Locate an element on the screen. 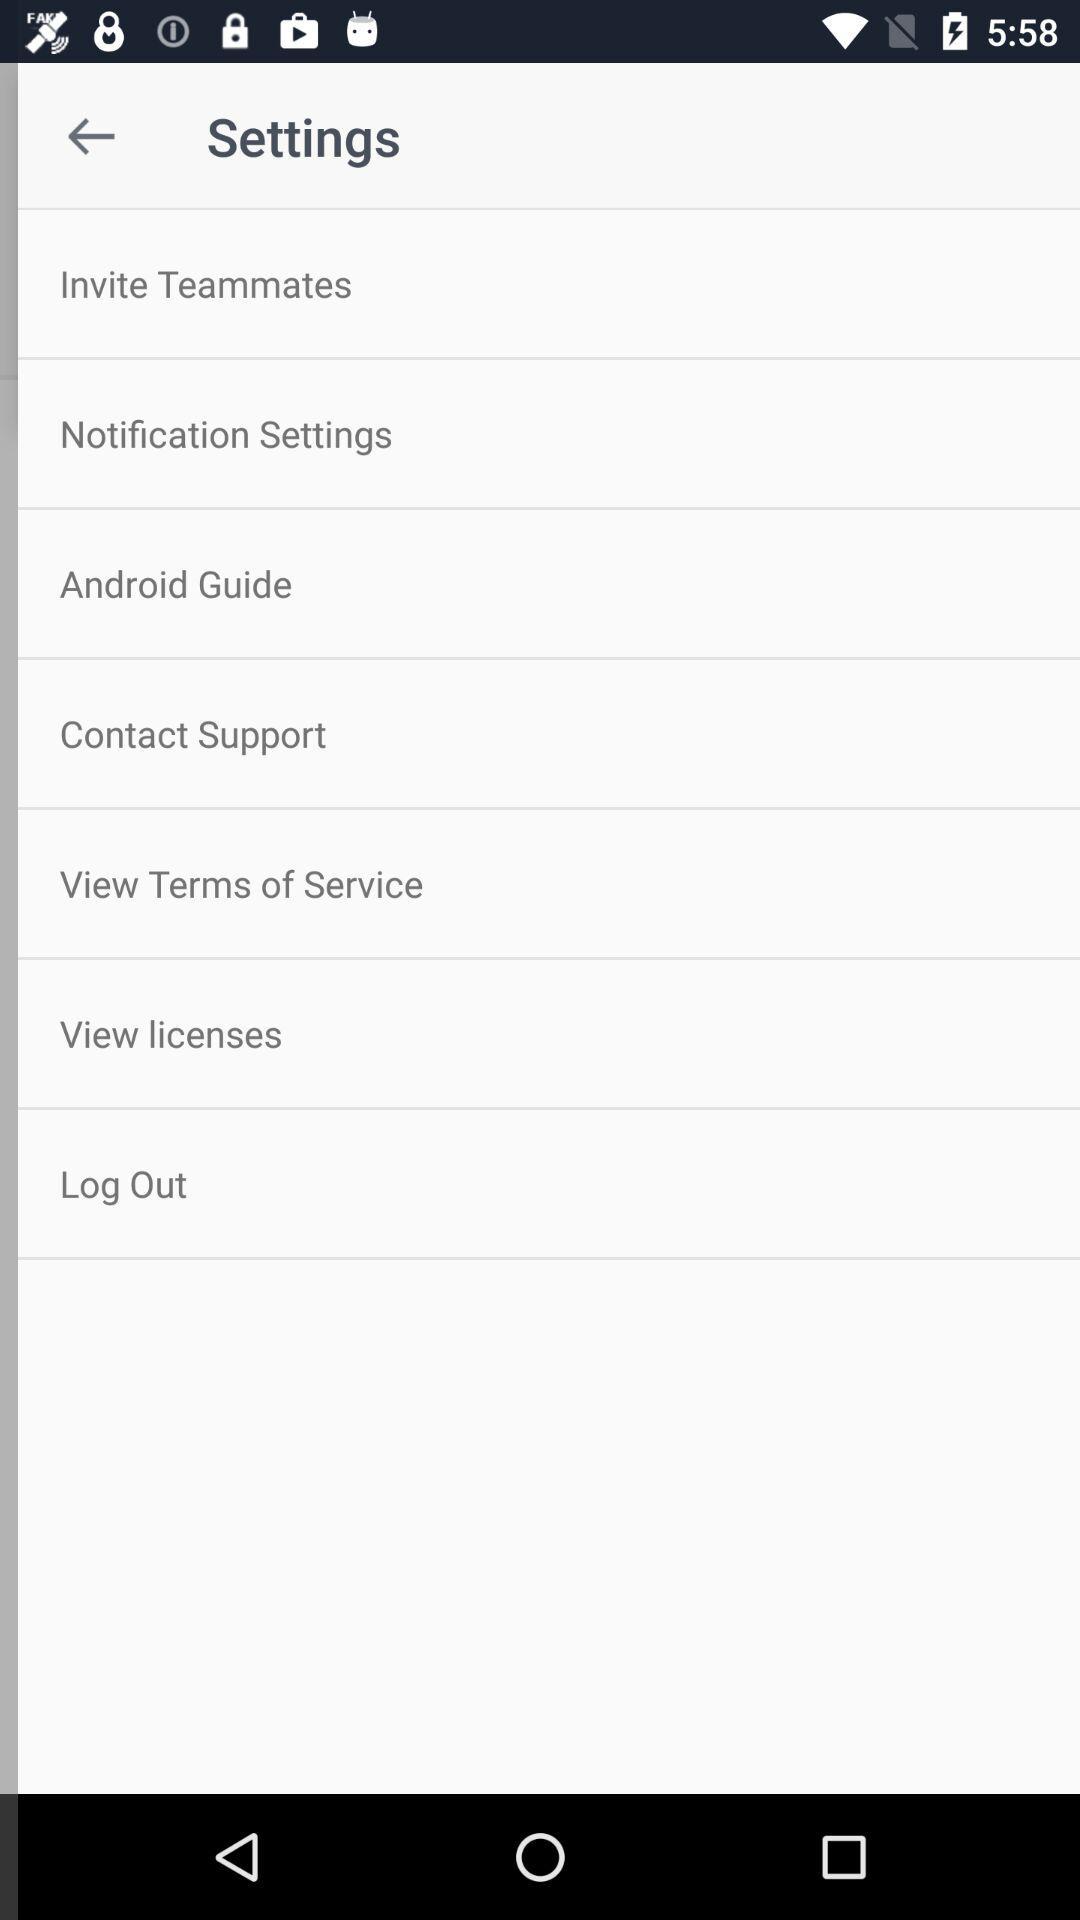 The image size is (1080, 1920). view licenses is located at coordinates (540, 1033).